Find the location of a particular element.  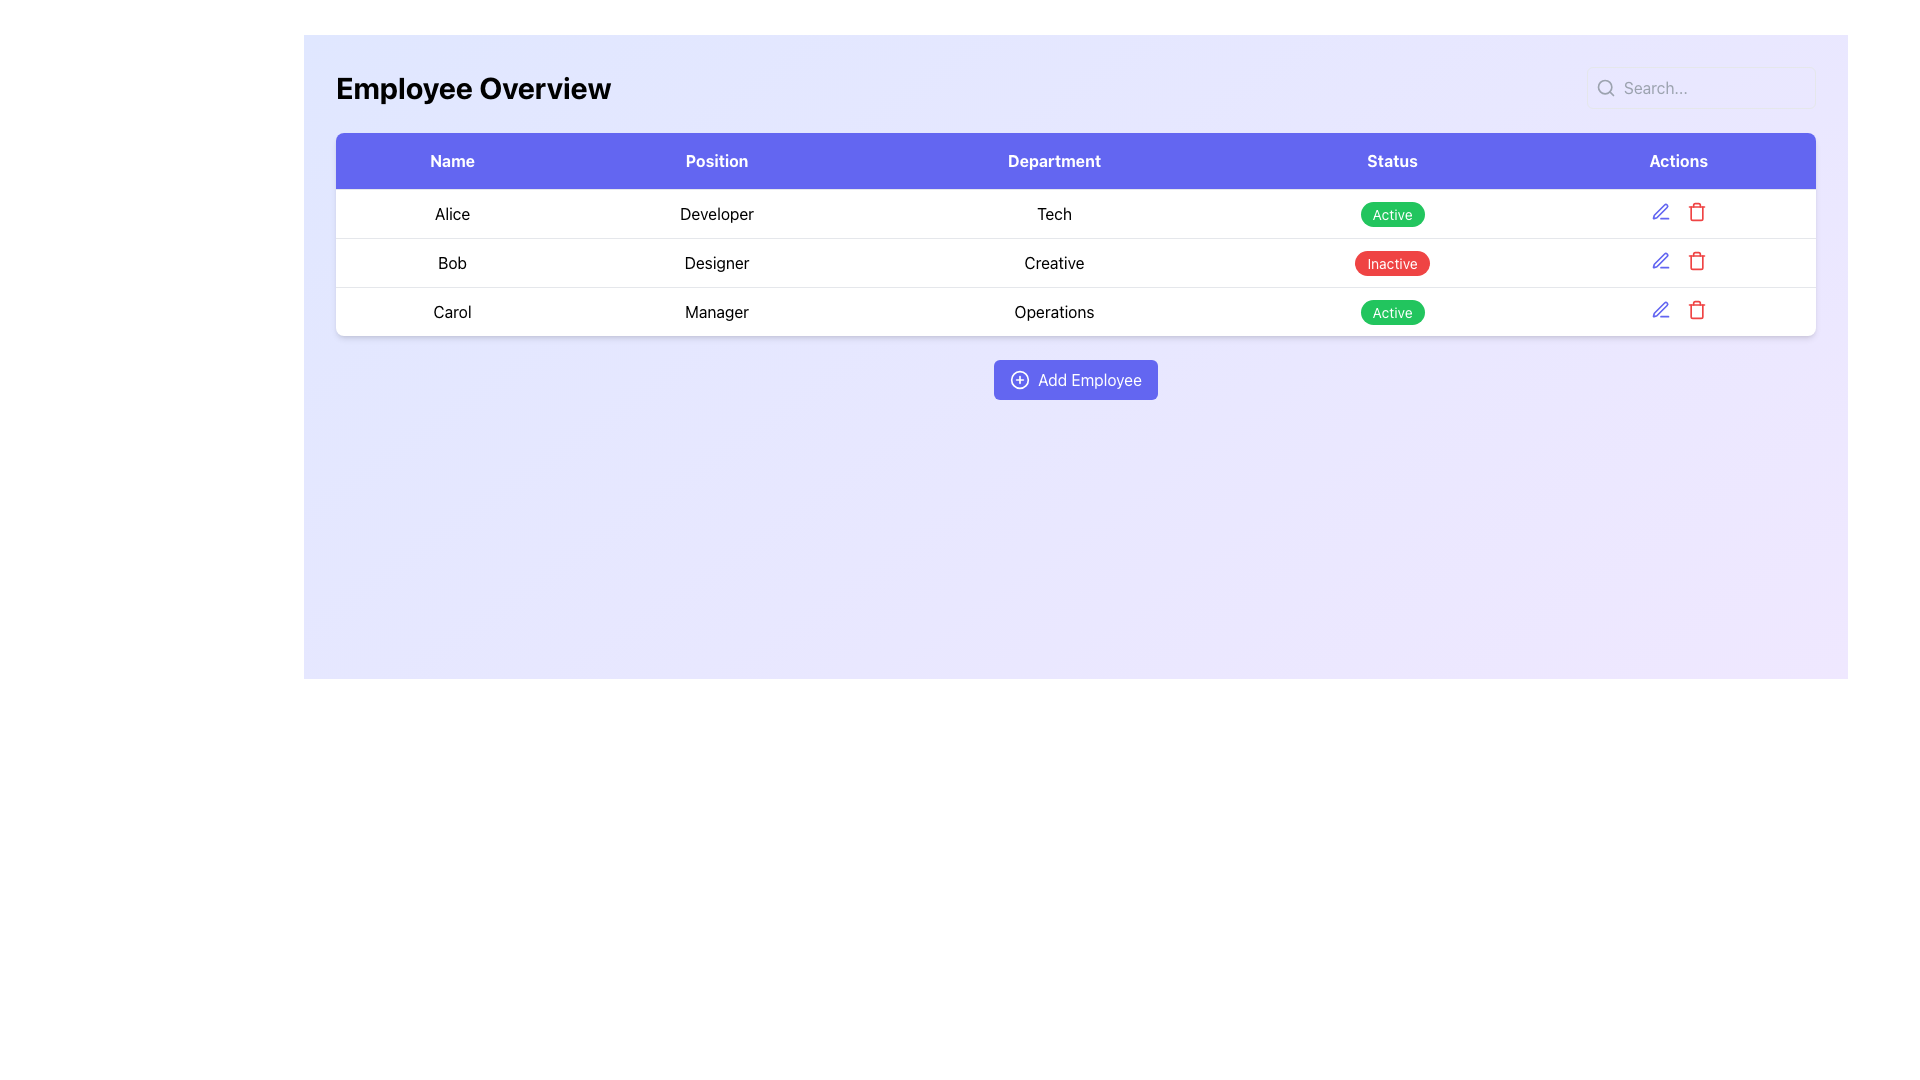

the SVG Icon (Pen-Like) located to the right of the 'Inactive' status label in the 'Actions' column to initiate editing for the record of Bob is located at coordinates (1660, 259).